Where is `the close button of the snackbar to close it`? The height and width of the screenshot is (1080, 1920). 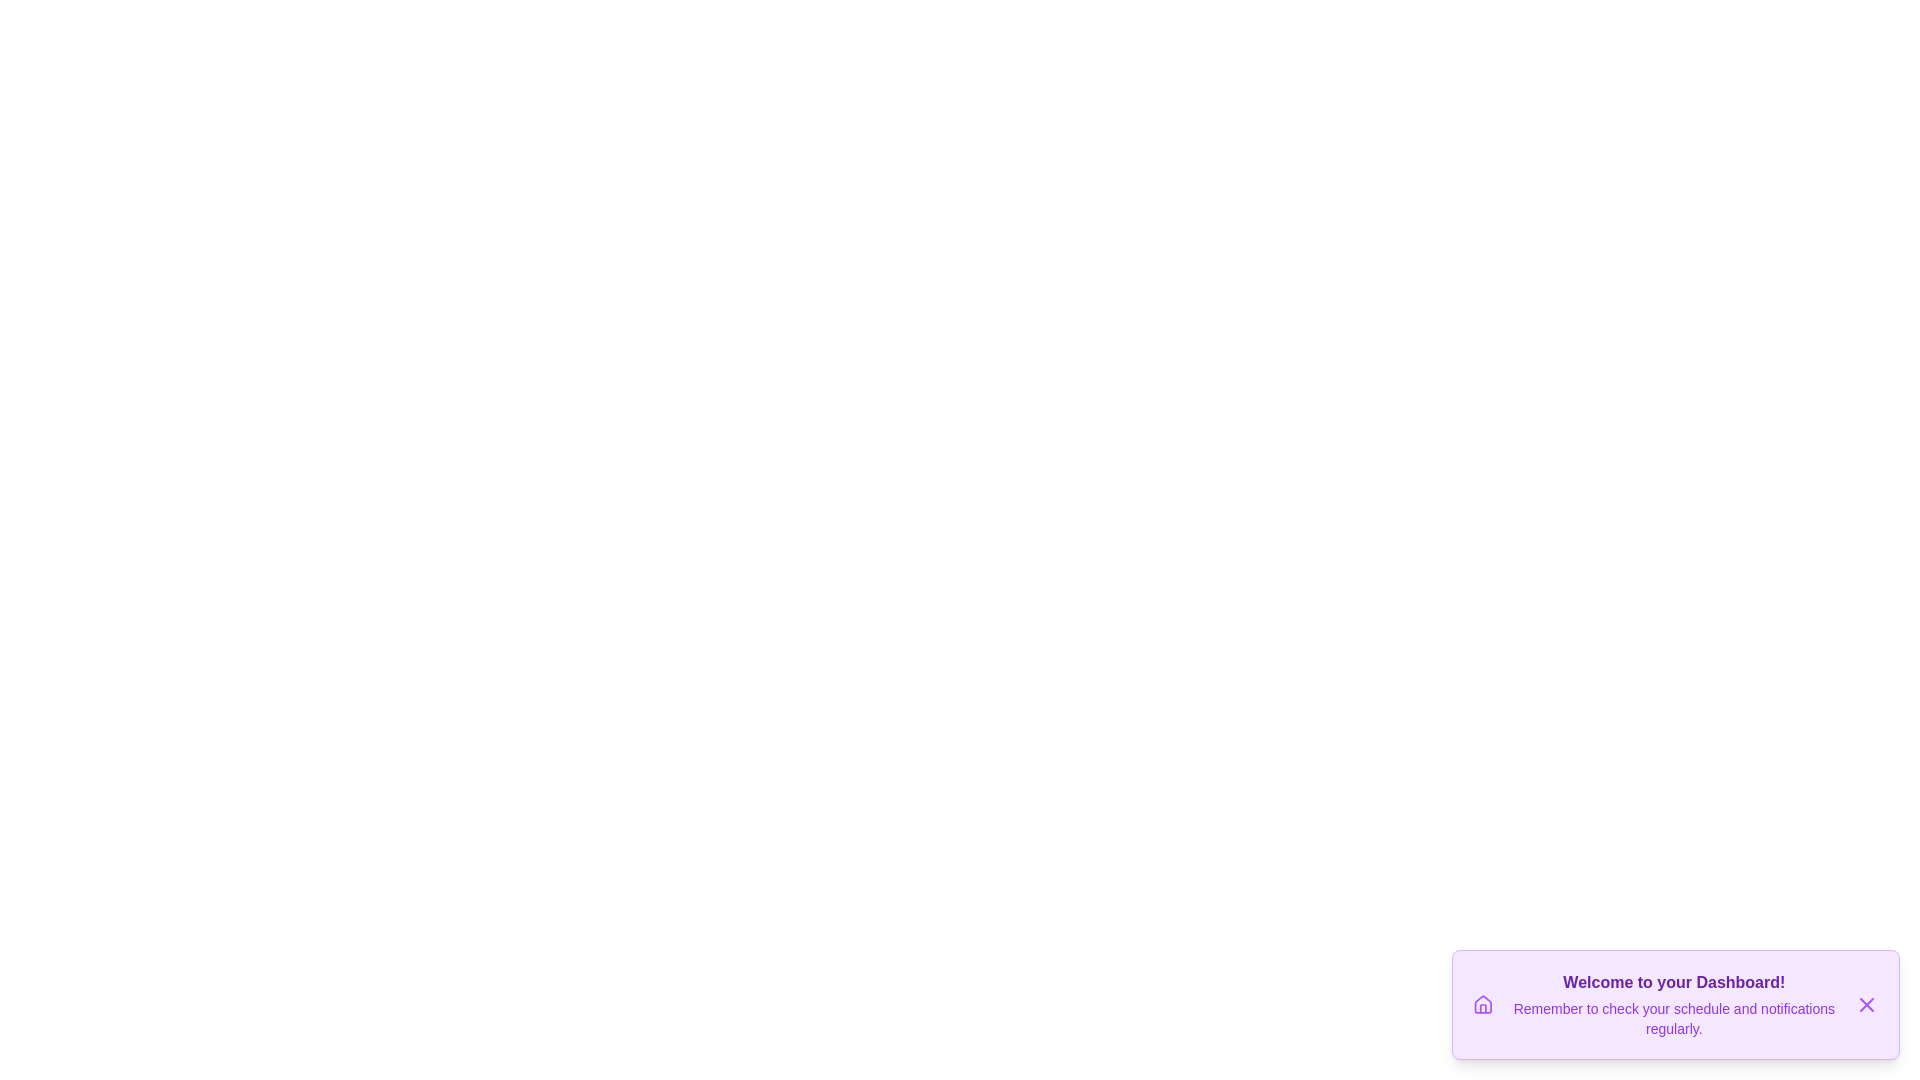
the close button of the snackbar to close it is located at coordinates (1866, 1005).